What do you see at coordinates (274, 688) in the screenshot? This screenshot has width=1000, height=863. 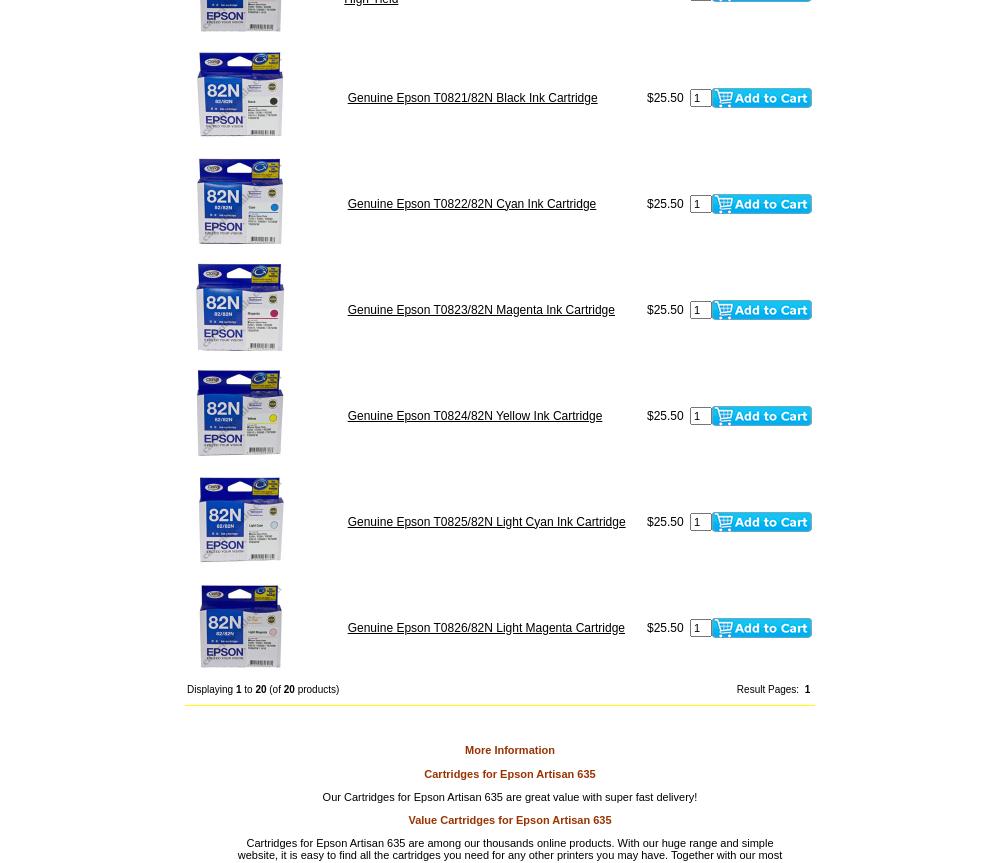 I see `'(of'` at bounding box center [274, 688].